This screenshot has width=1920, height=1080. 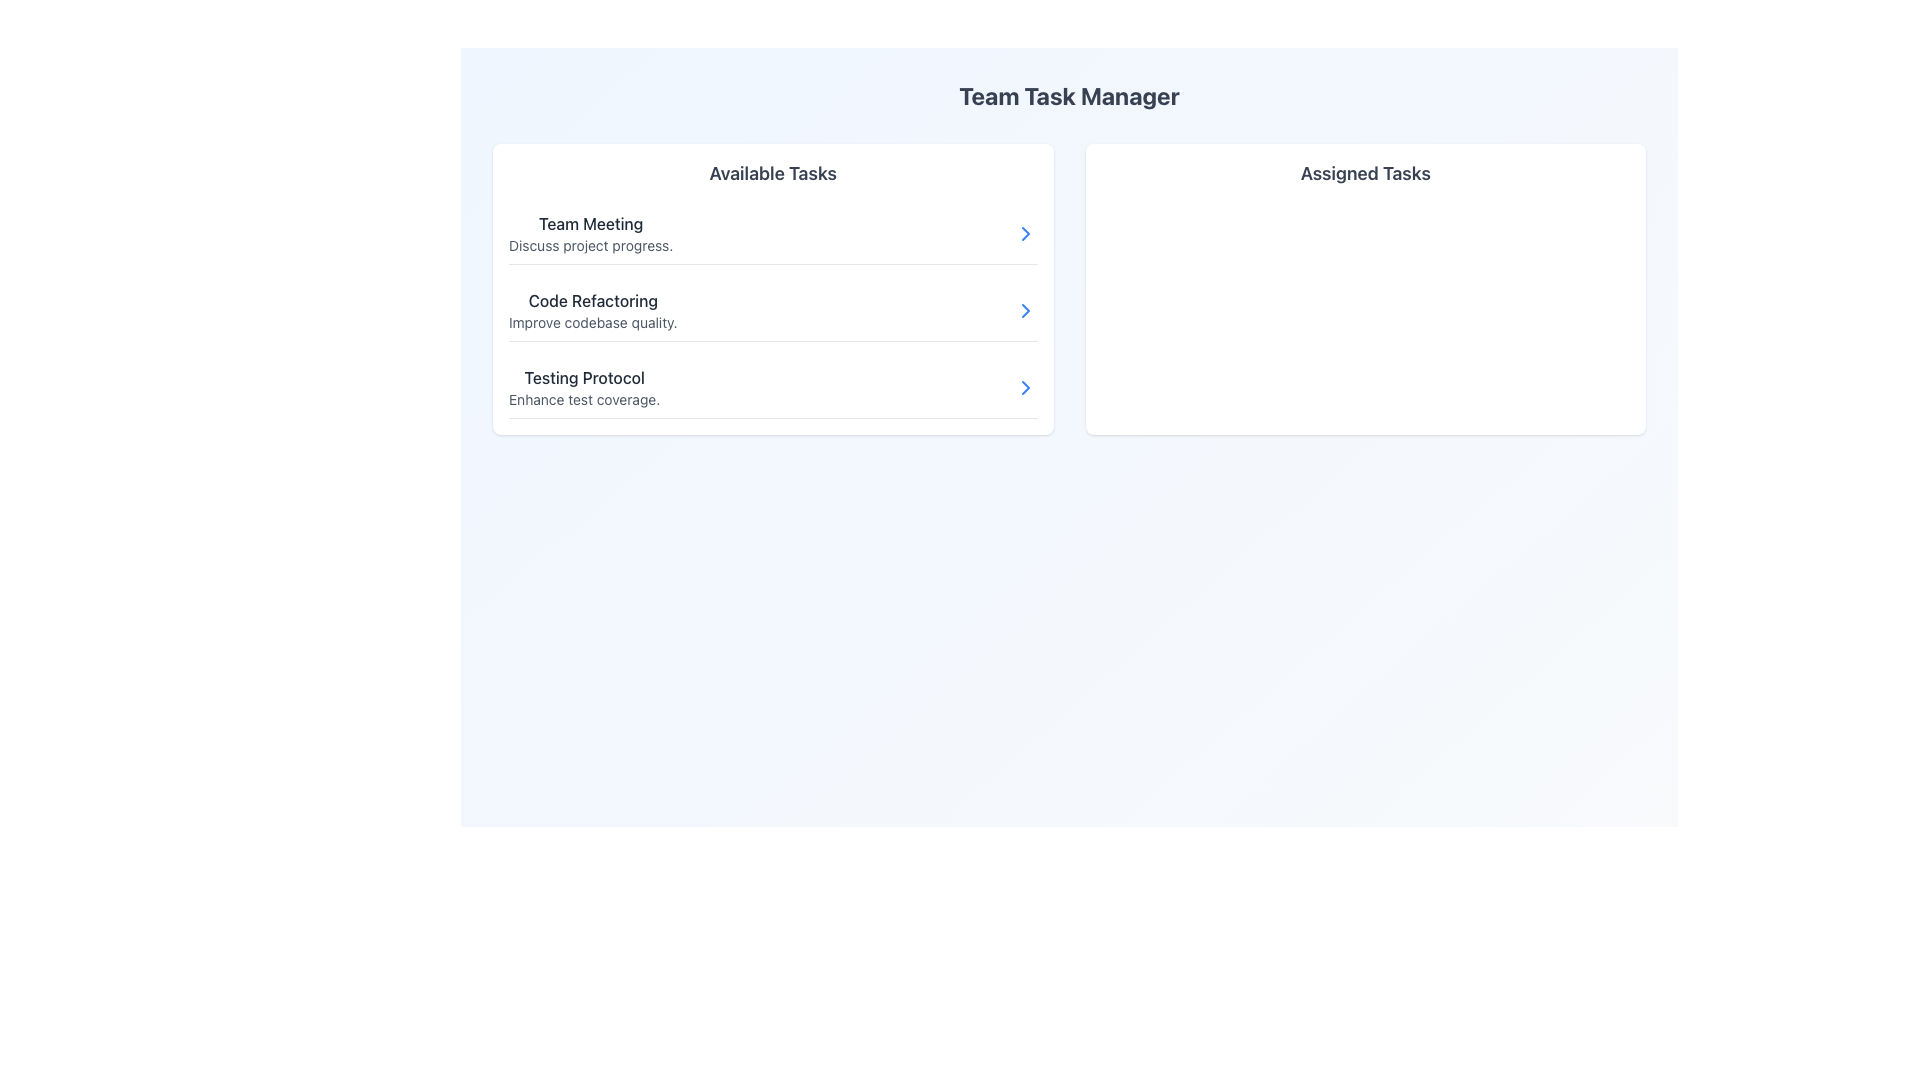 I want to click on the second task item in the 'Available Tasks' section of the 'Team Task Manager' interface, so click(x=592, y=311).